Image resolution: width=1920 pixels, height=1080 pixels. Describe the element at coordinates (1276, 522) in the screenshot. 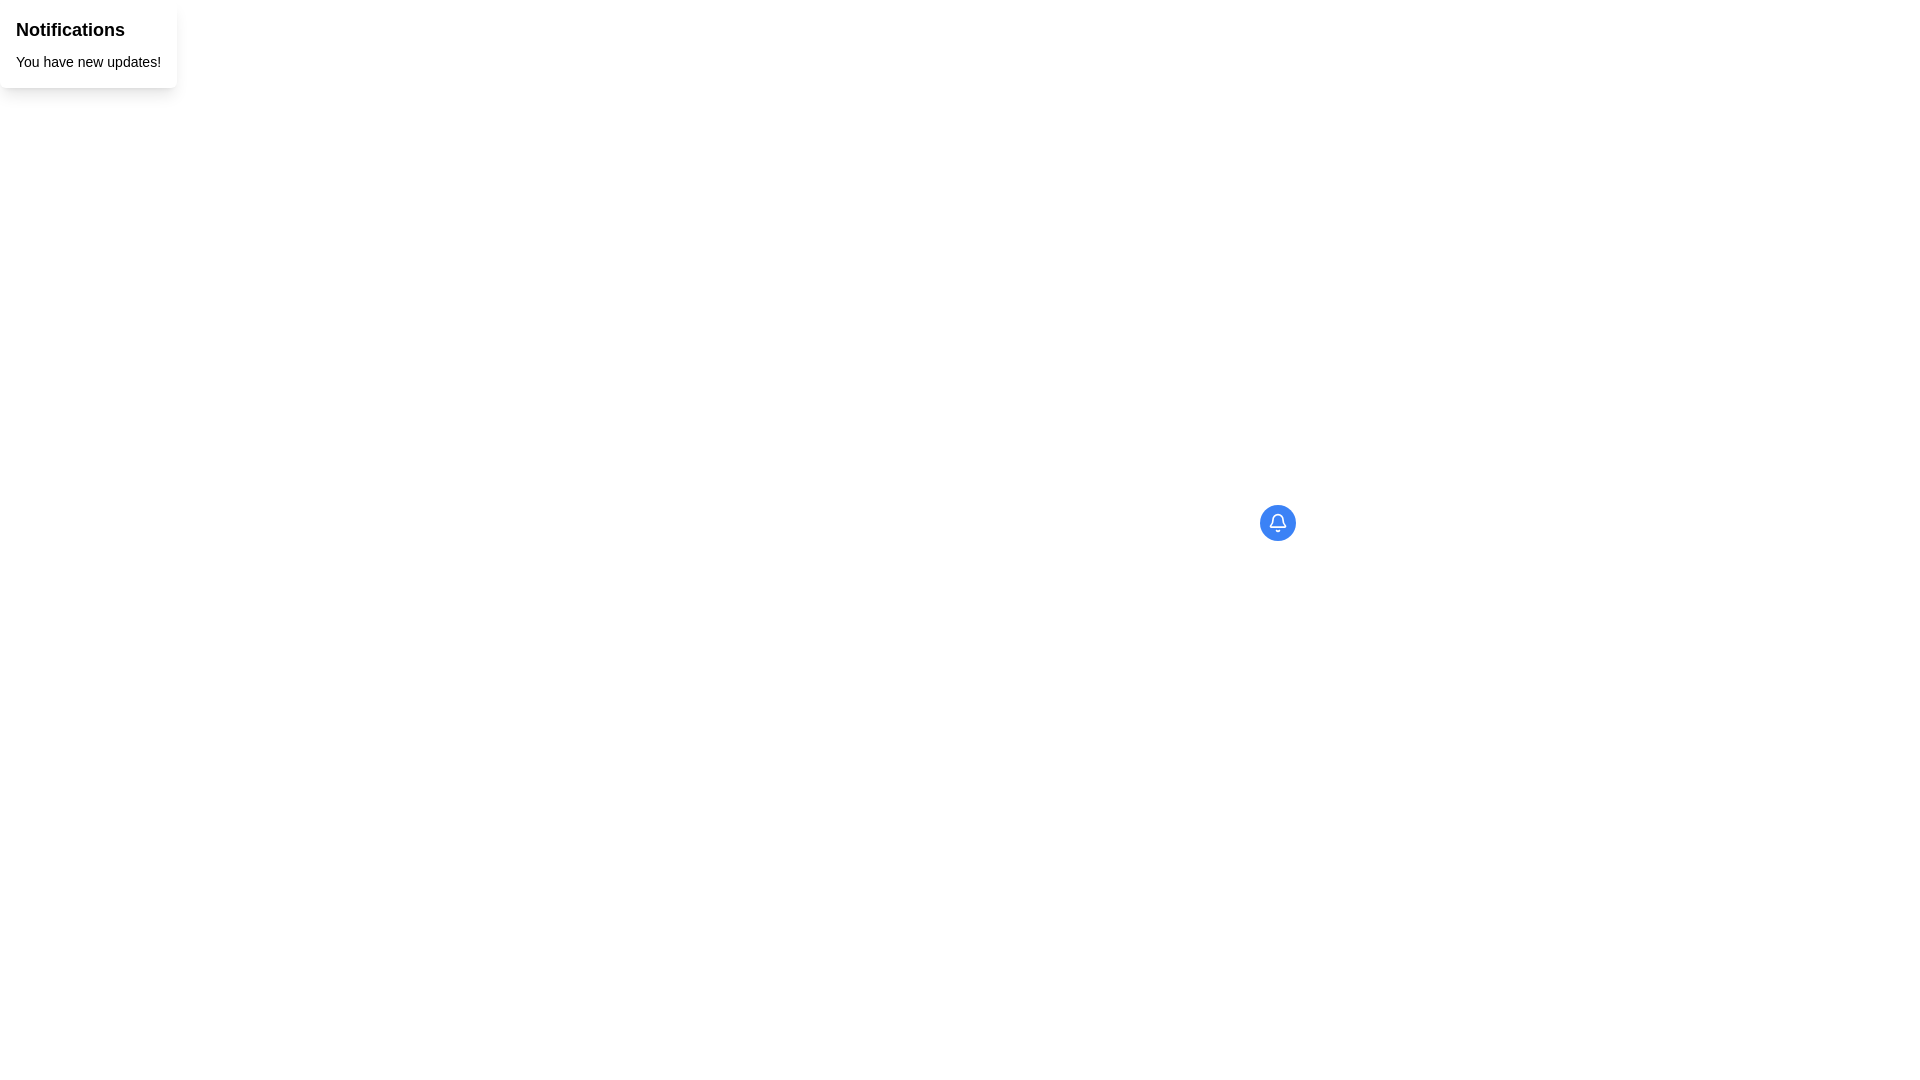

I see `the circular blue button with a white bell icon` at that location.